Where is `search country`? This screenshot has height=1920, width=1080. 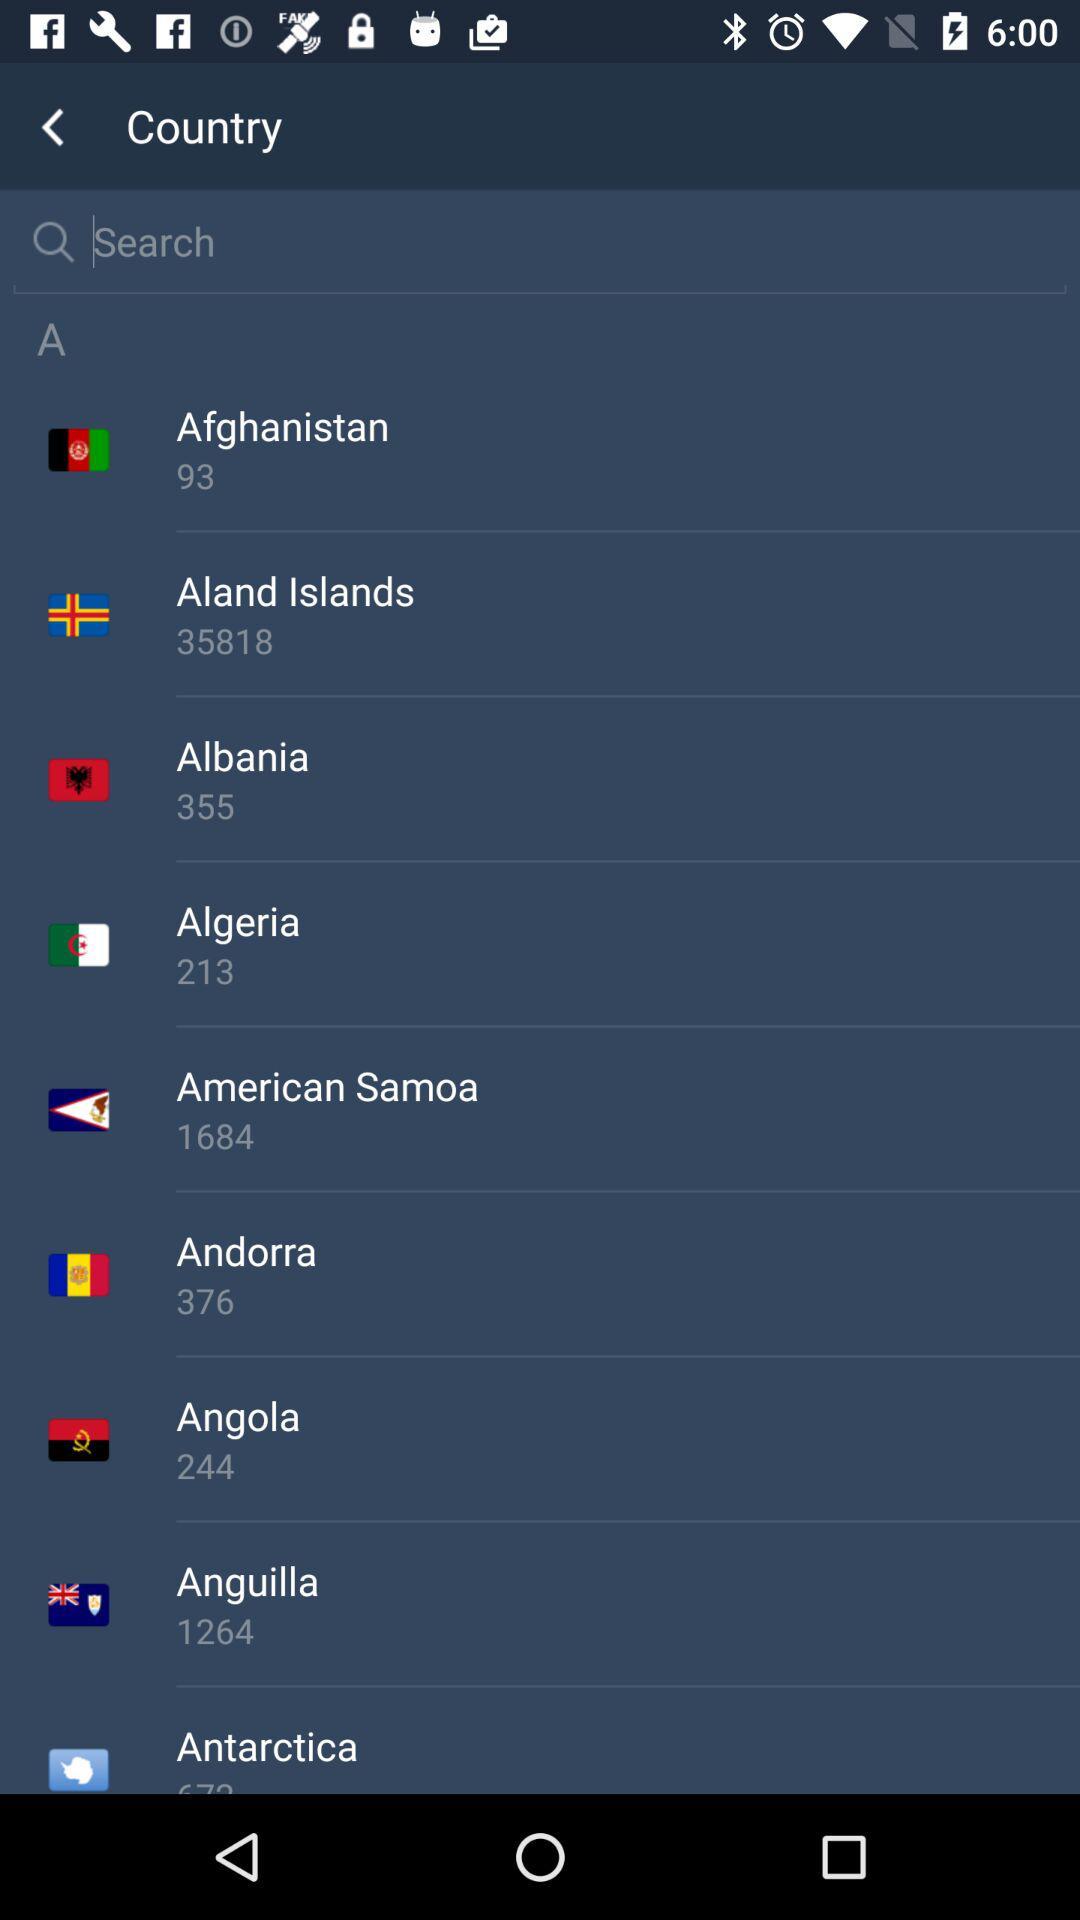
search country is located at coordinates (566, 240).